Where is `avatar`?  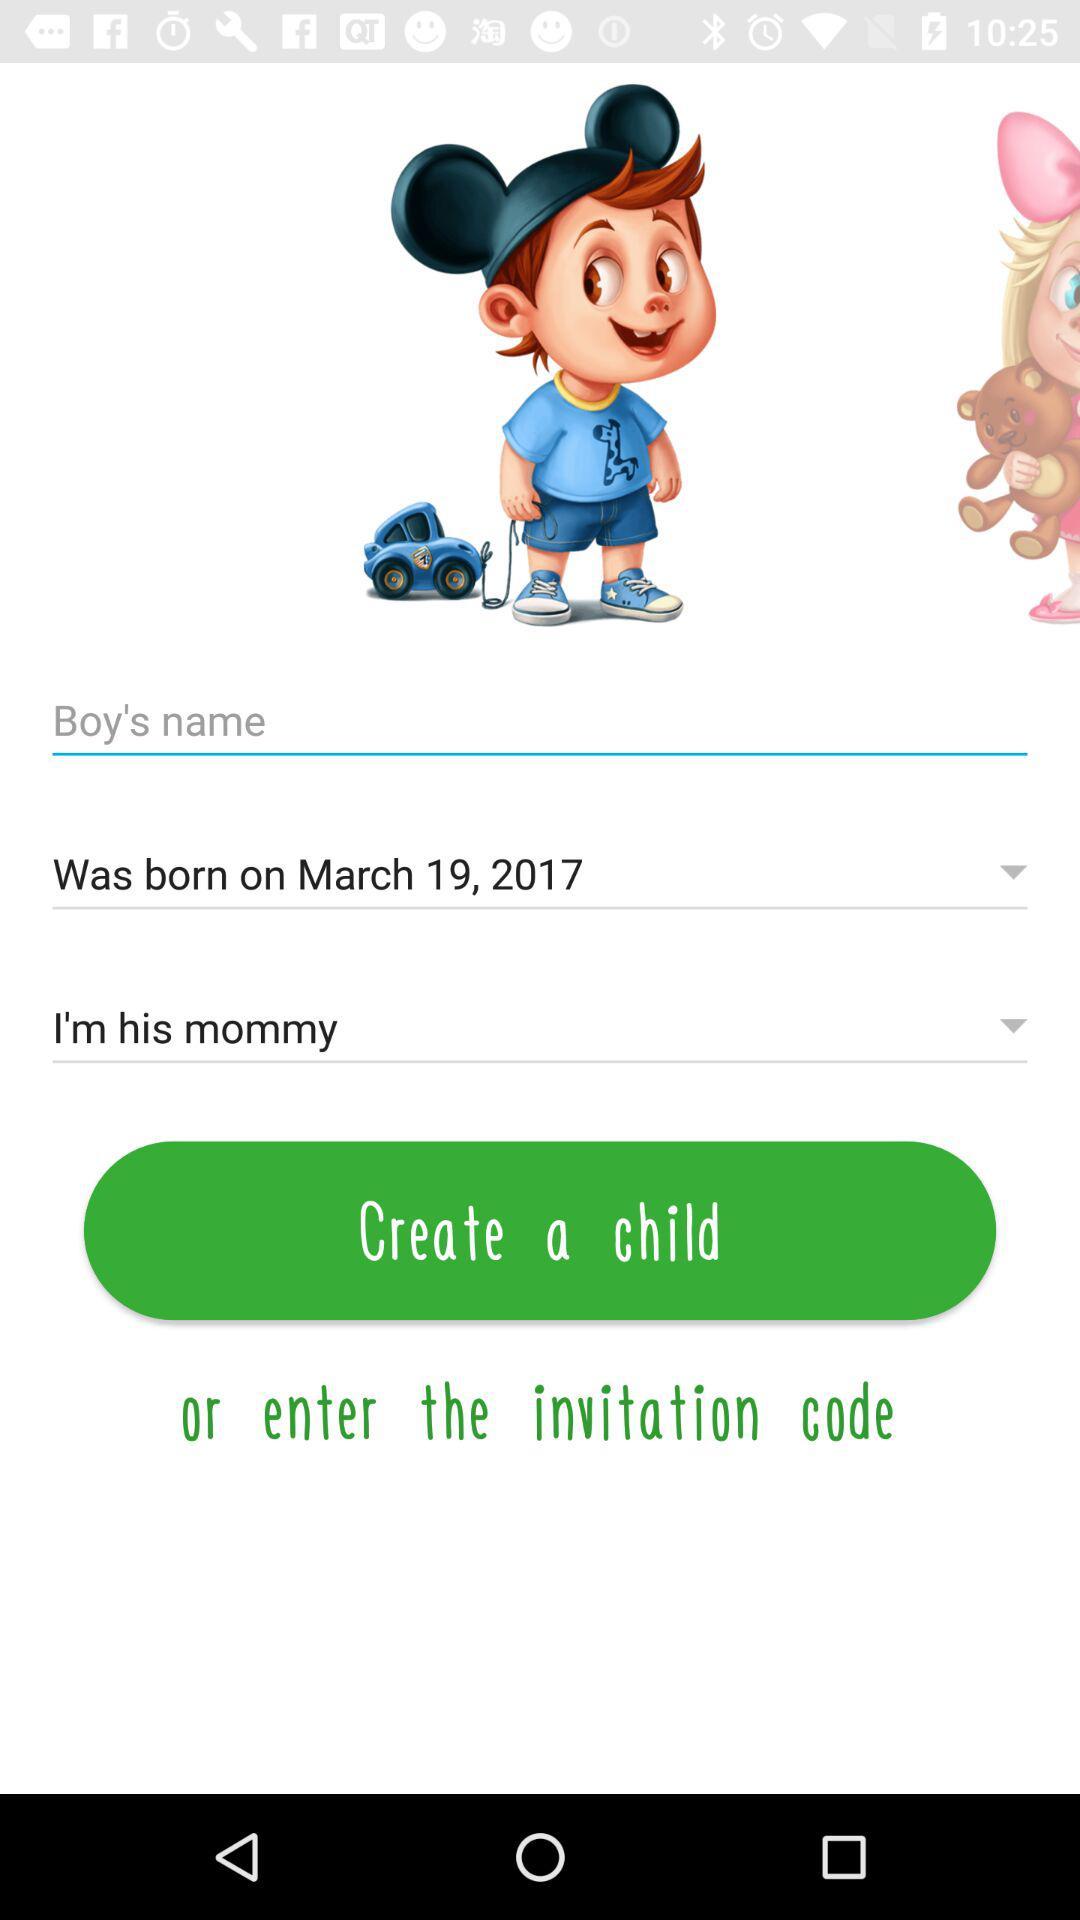 avatar is located at coordinates (998, 355).